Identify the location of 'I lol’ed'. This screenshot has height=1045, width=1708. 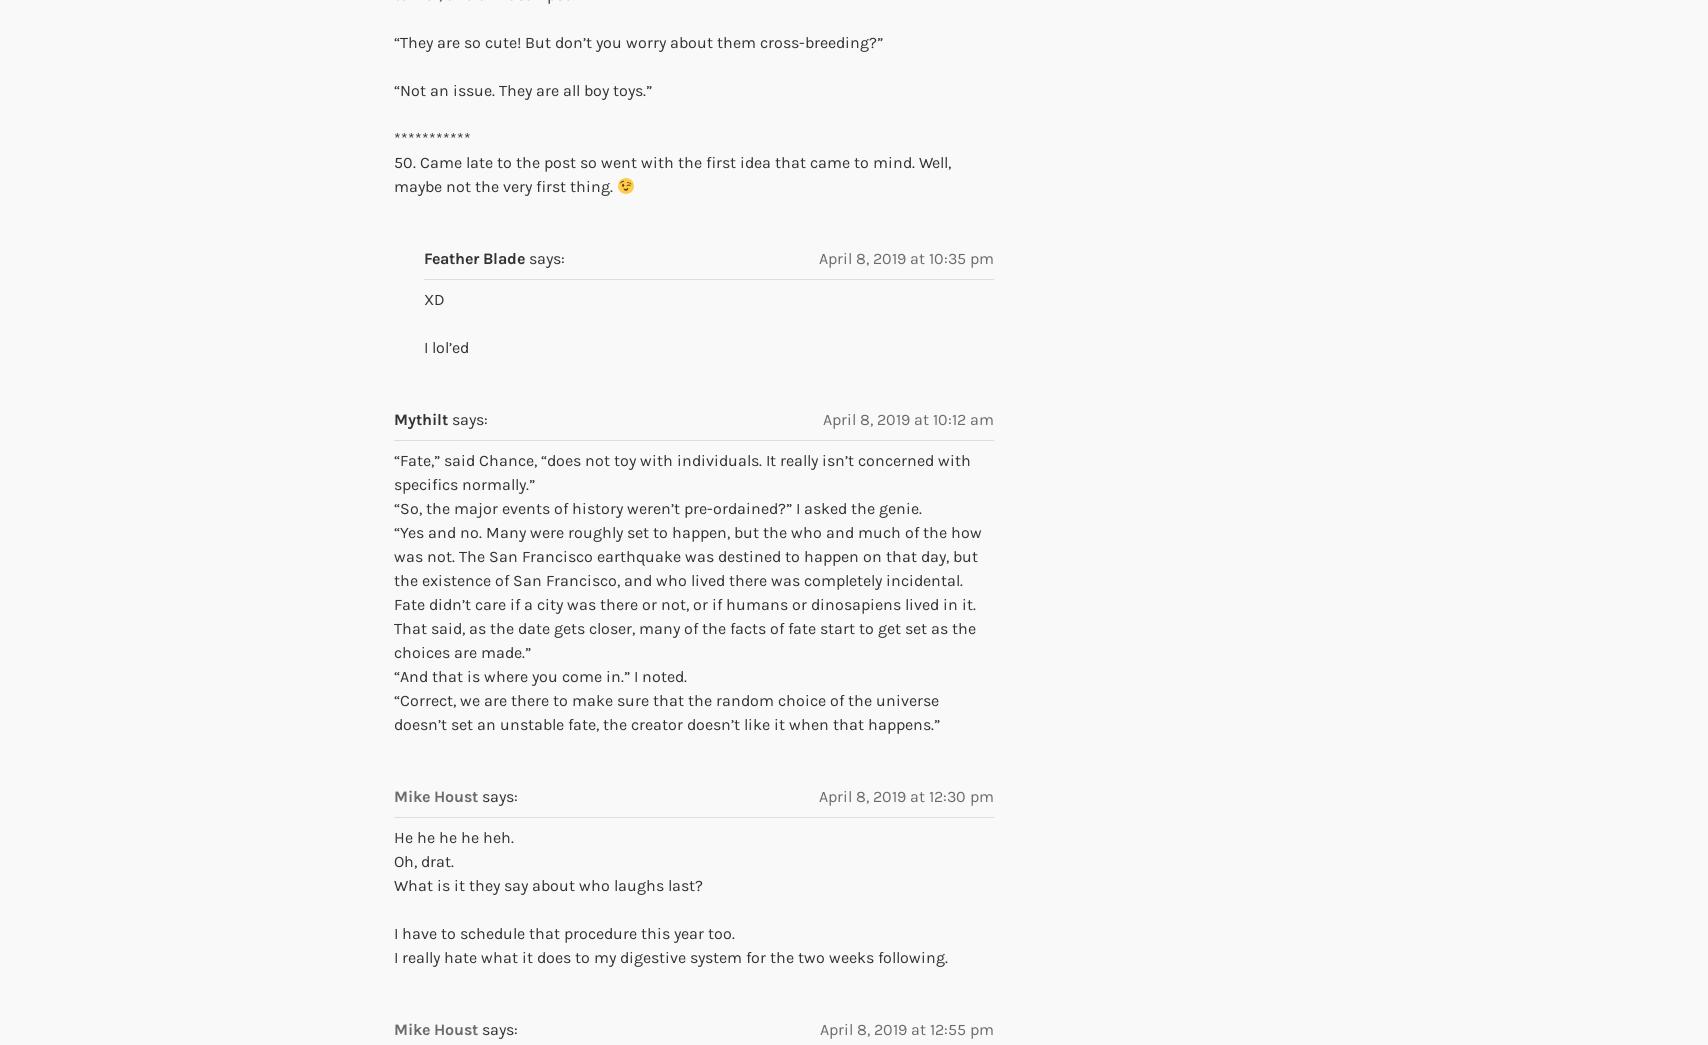
(446, 346).